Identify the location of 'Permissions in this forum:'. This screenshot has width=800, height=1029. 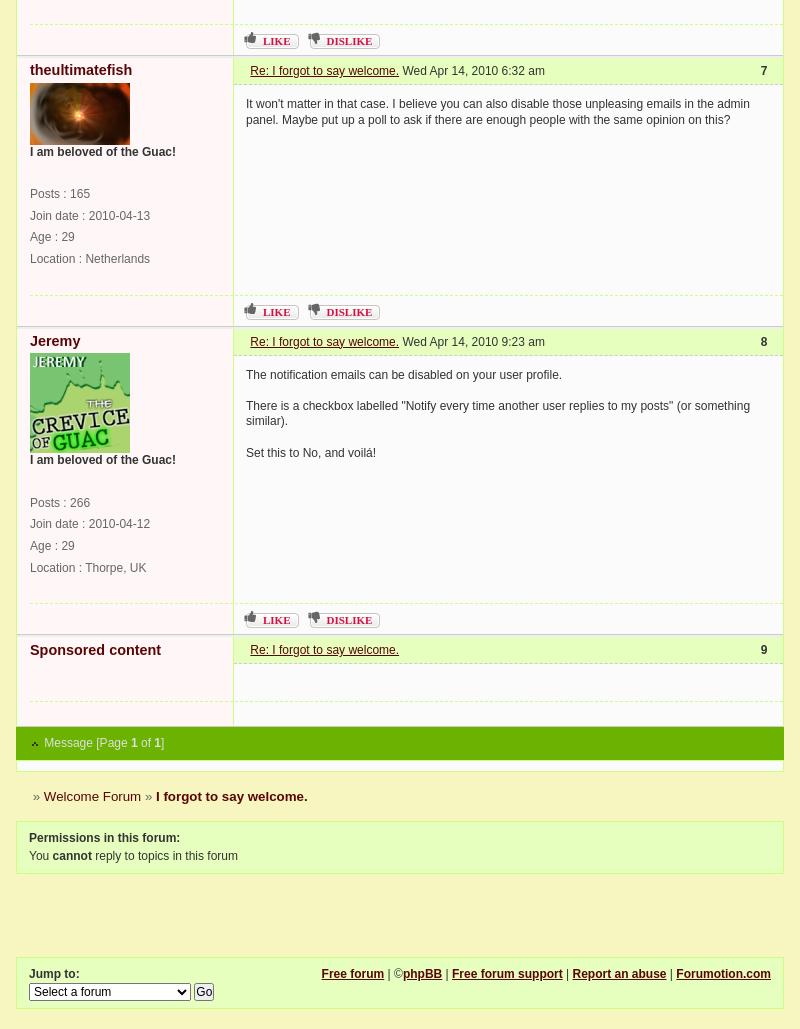
(103, 837).